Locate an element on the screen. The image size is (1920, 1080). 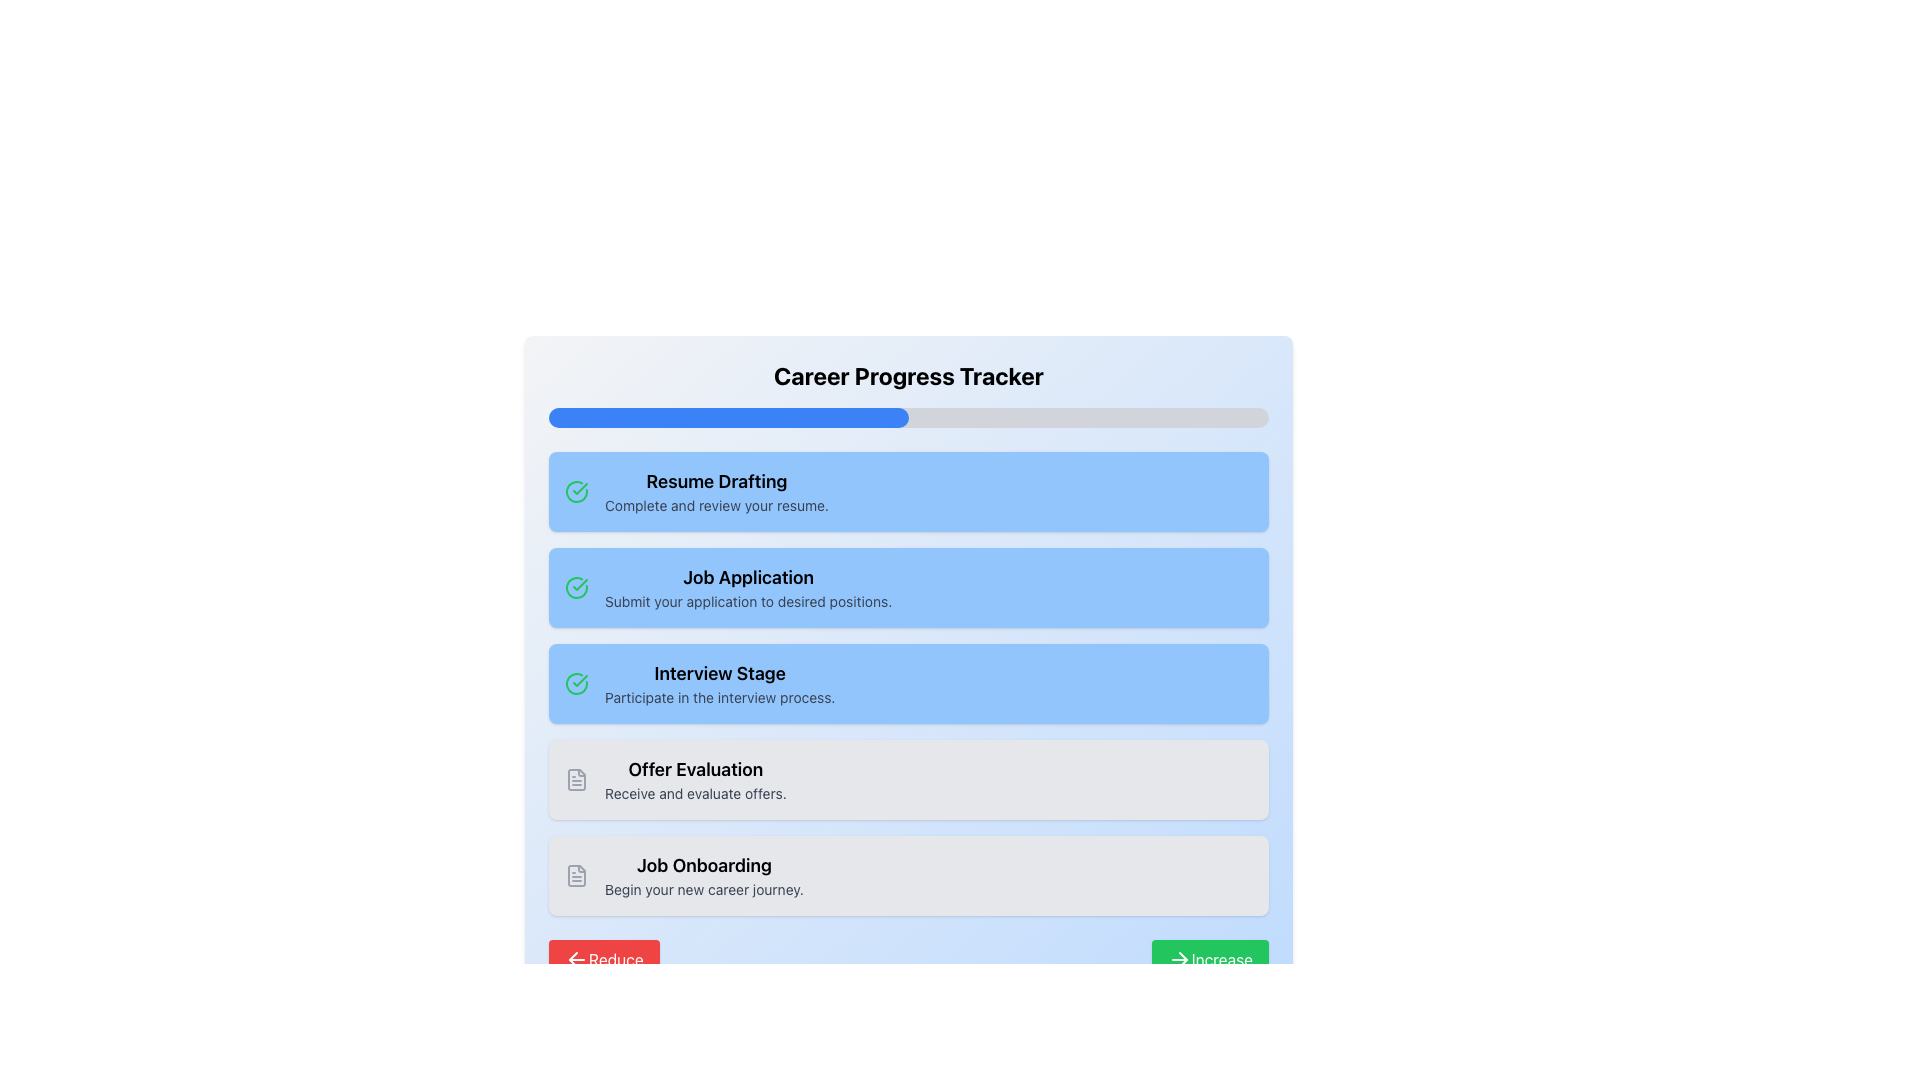
the leftward arrow icon within the red 'Reduce' button located at the bottom-left corner of the interface is located at coordinates (575, 959).